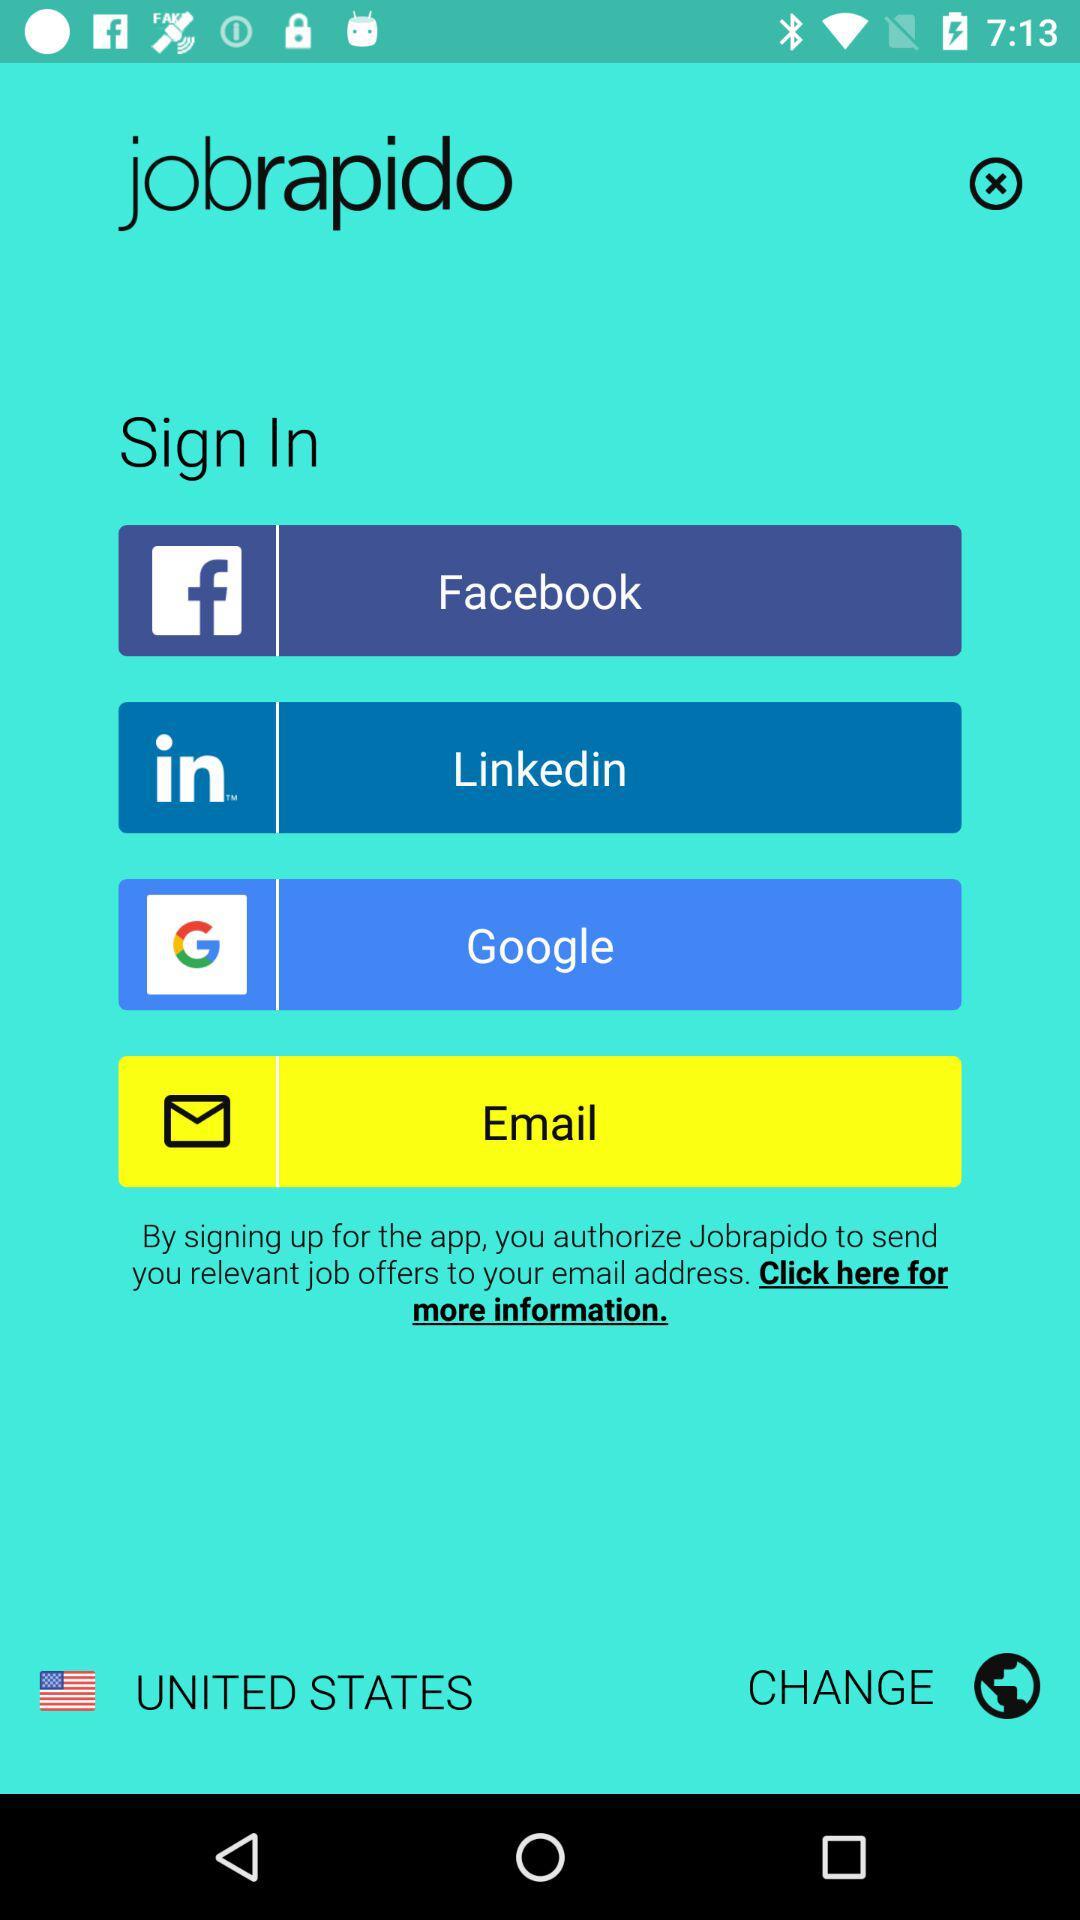 The width and height of the screenshot is (1080, 1920). I want to click on united states at the bottom left corner, so click(255, 1690).